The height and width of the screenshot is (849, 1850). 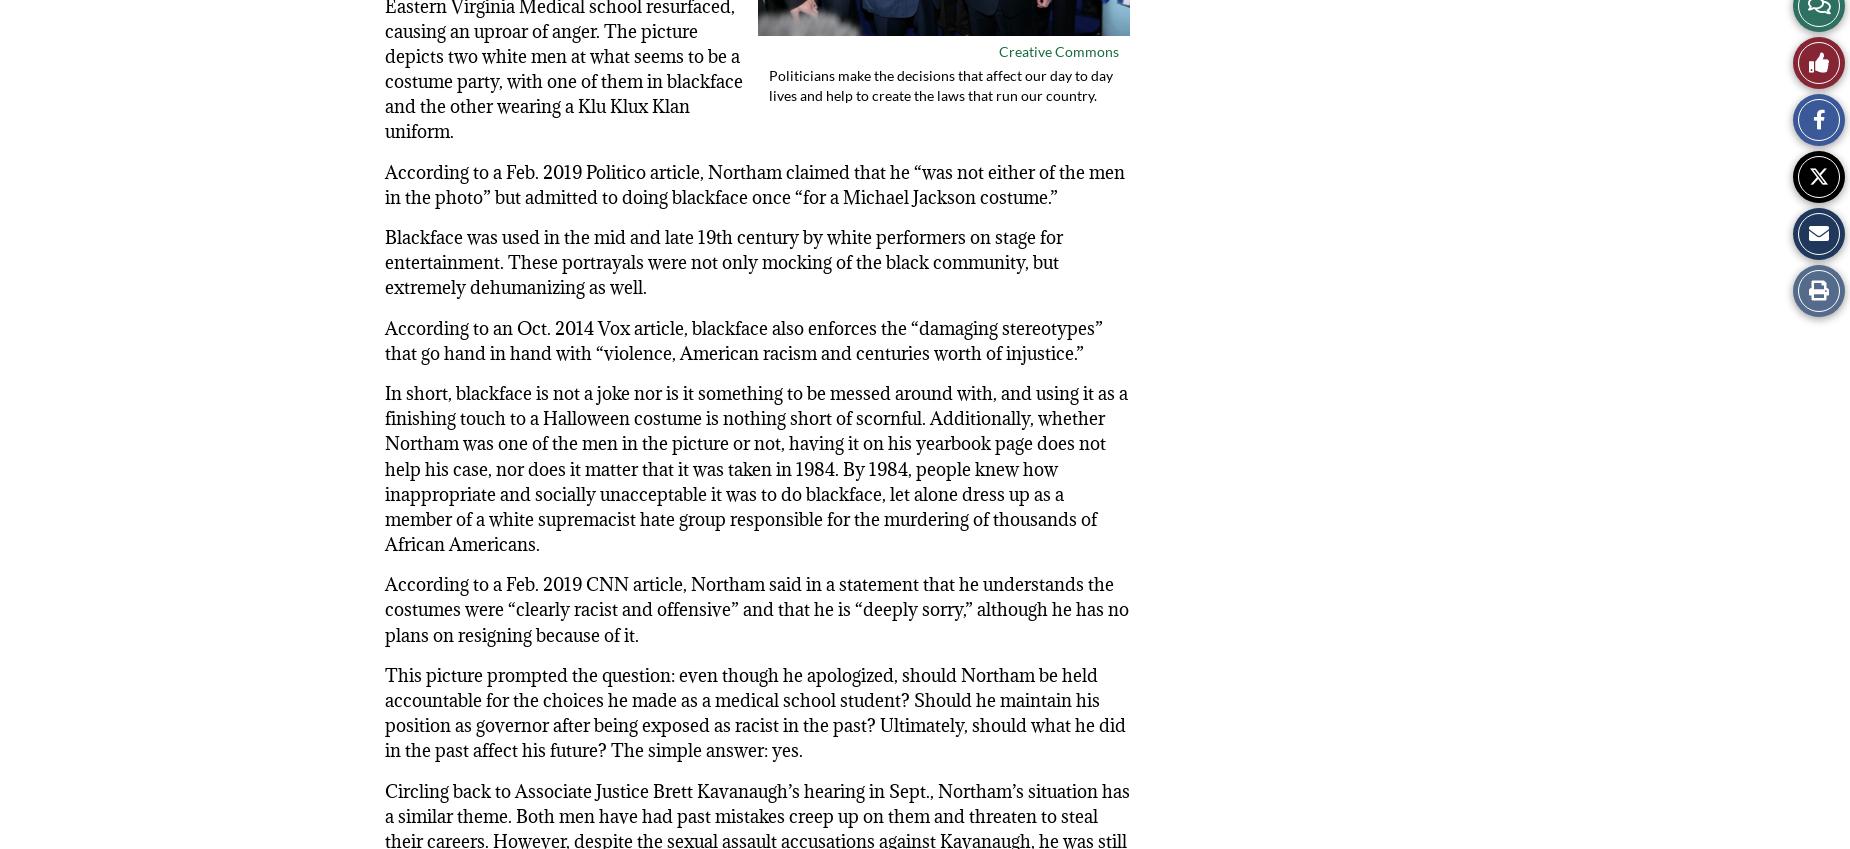 I want to click on 'Creative Commons', so click(x=1057, y=50).